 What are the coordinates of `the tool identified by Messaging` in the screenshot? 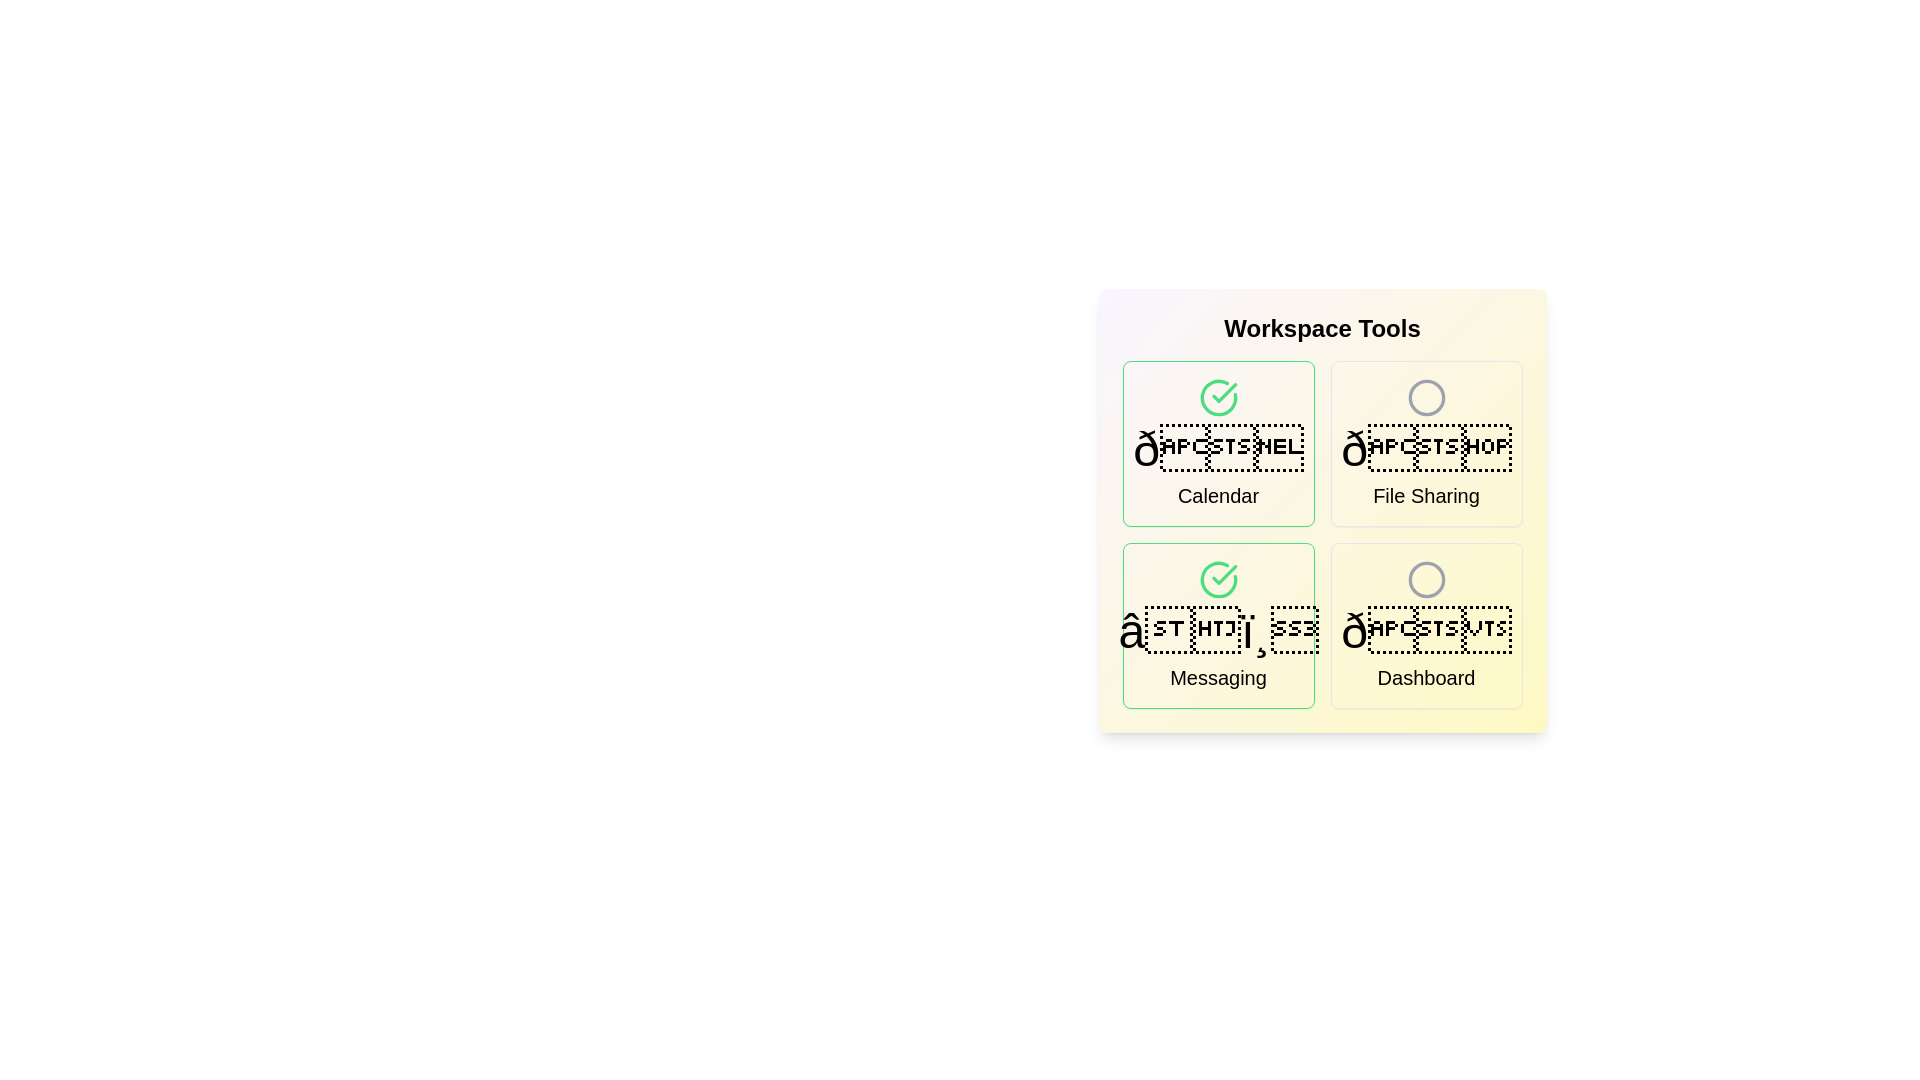 It's located at (1217, 624).